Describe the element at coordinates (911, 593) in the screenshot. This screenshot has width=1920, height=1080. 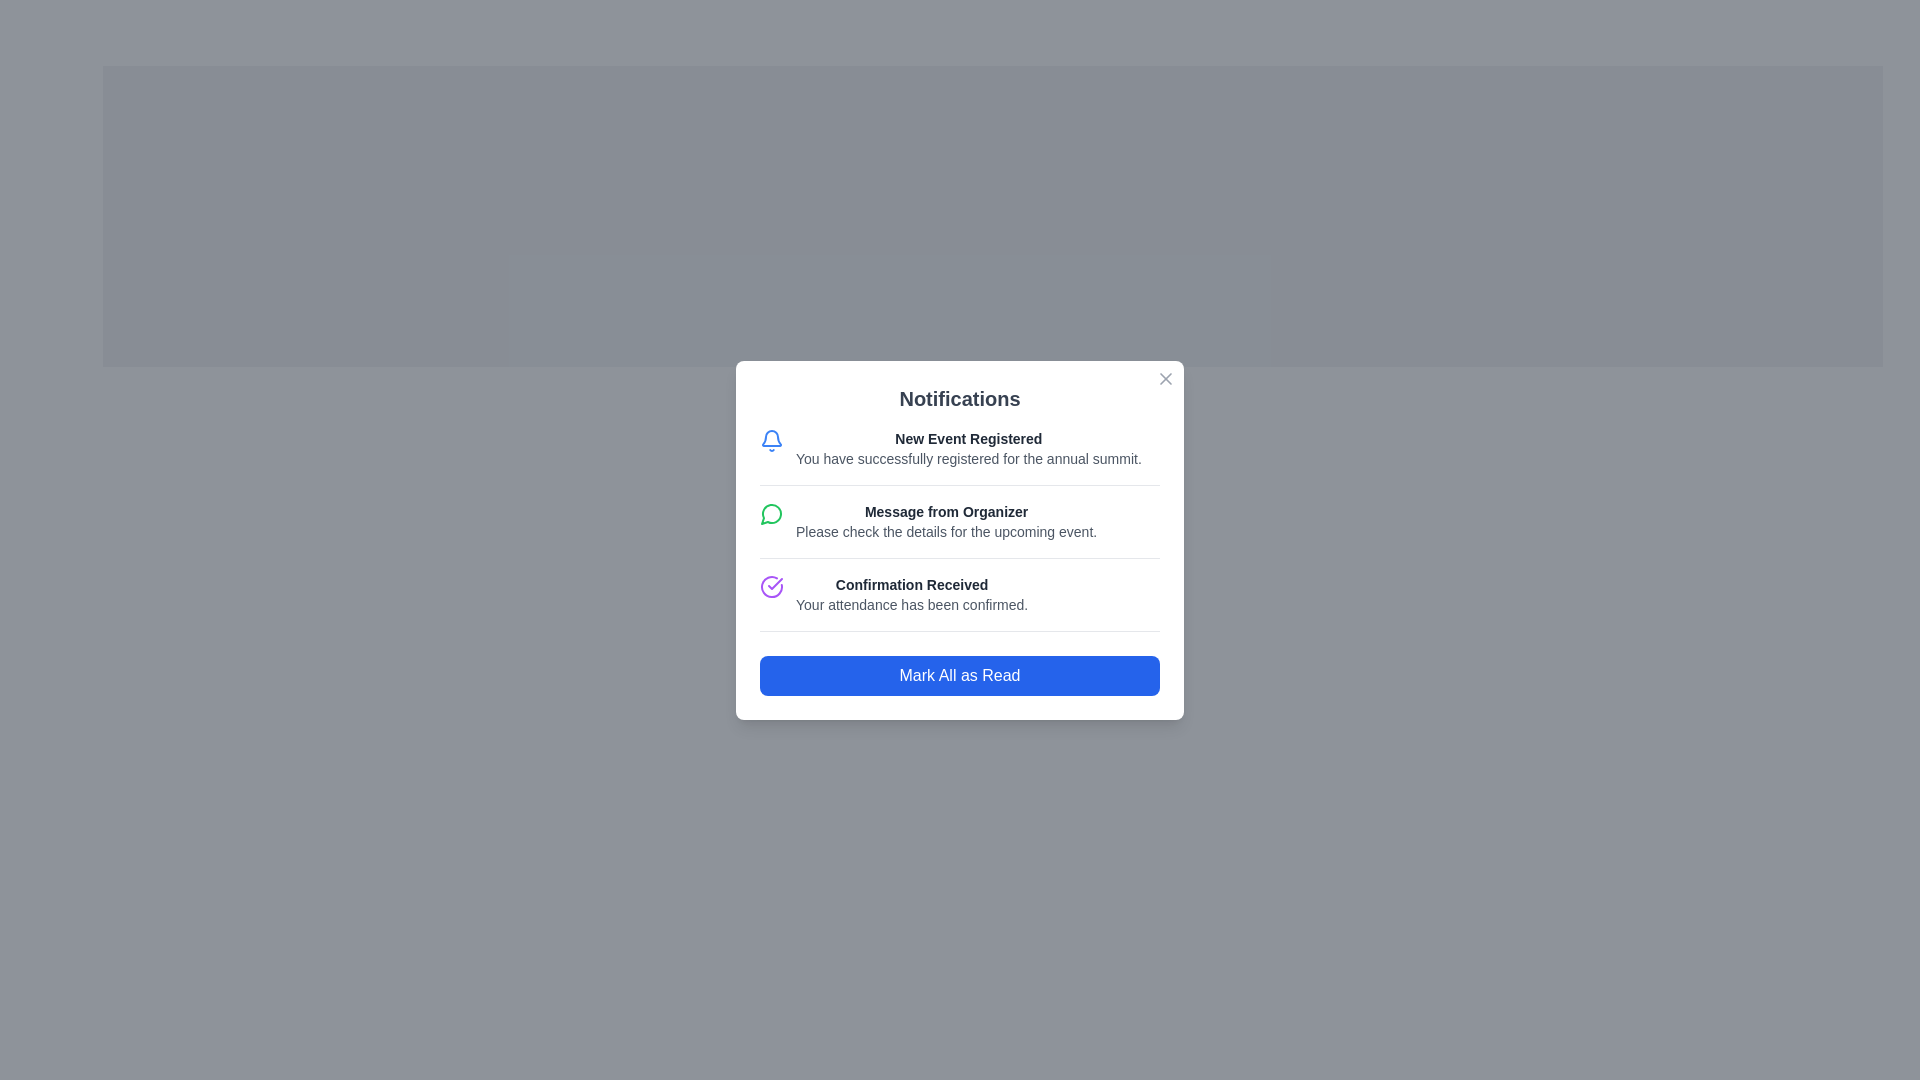
I see `textual notification confirming attendance, which is the third notification in the 'Notifications' panel, positioned below 'Message from Organizer' and above 'Mark All as Read'` at that location.